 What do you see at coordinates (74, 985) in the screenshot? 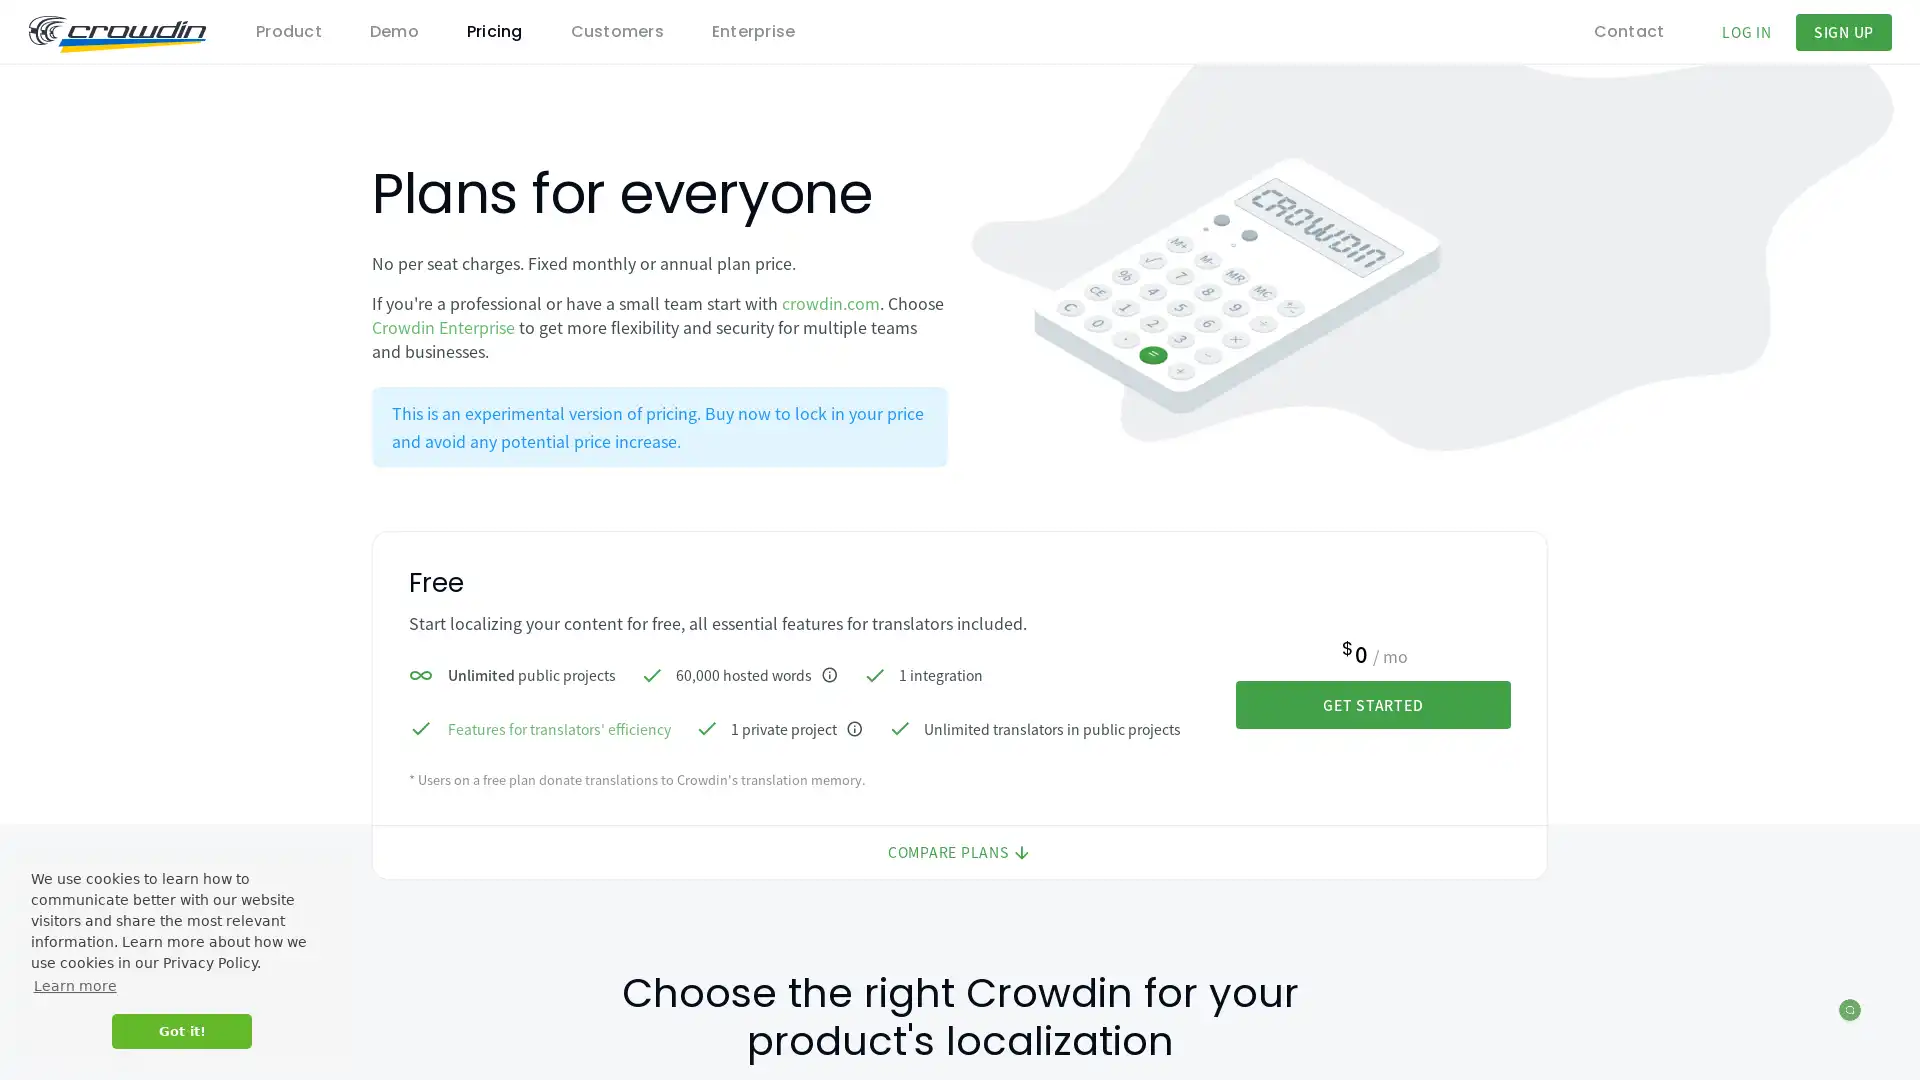
I see `learn more about cookies` at bounding box center [74, 985].